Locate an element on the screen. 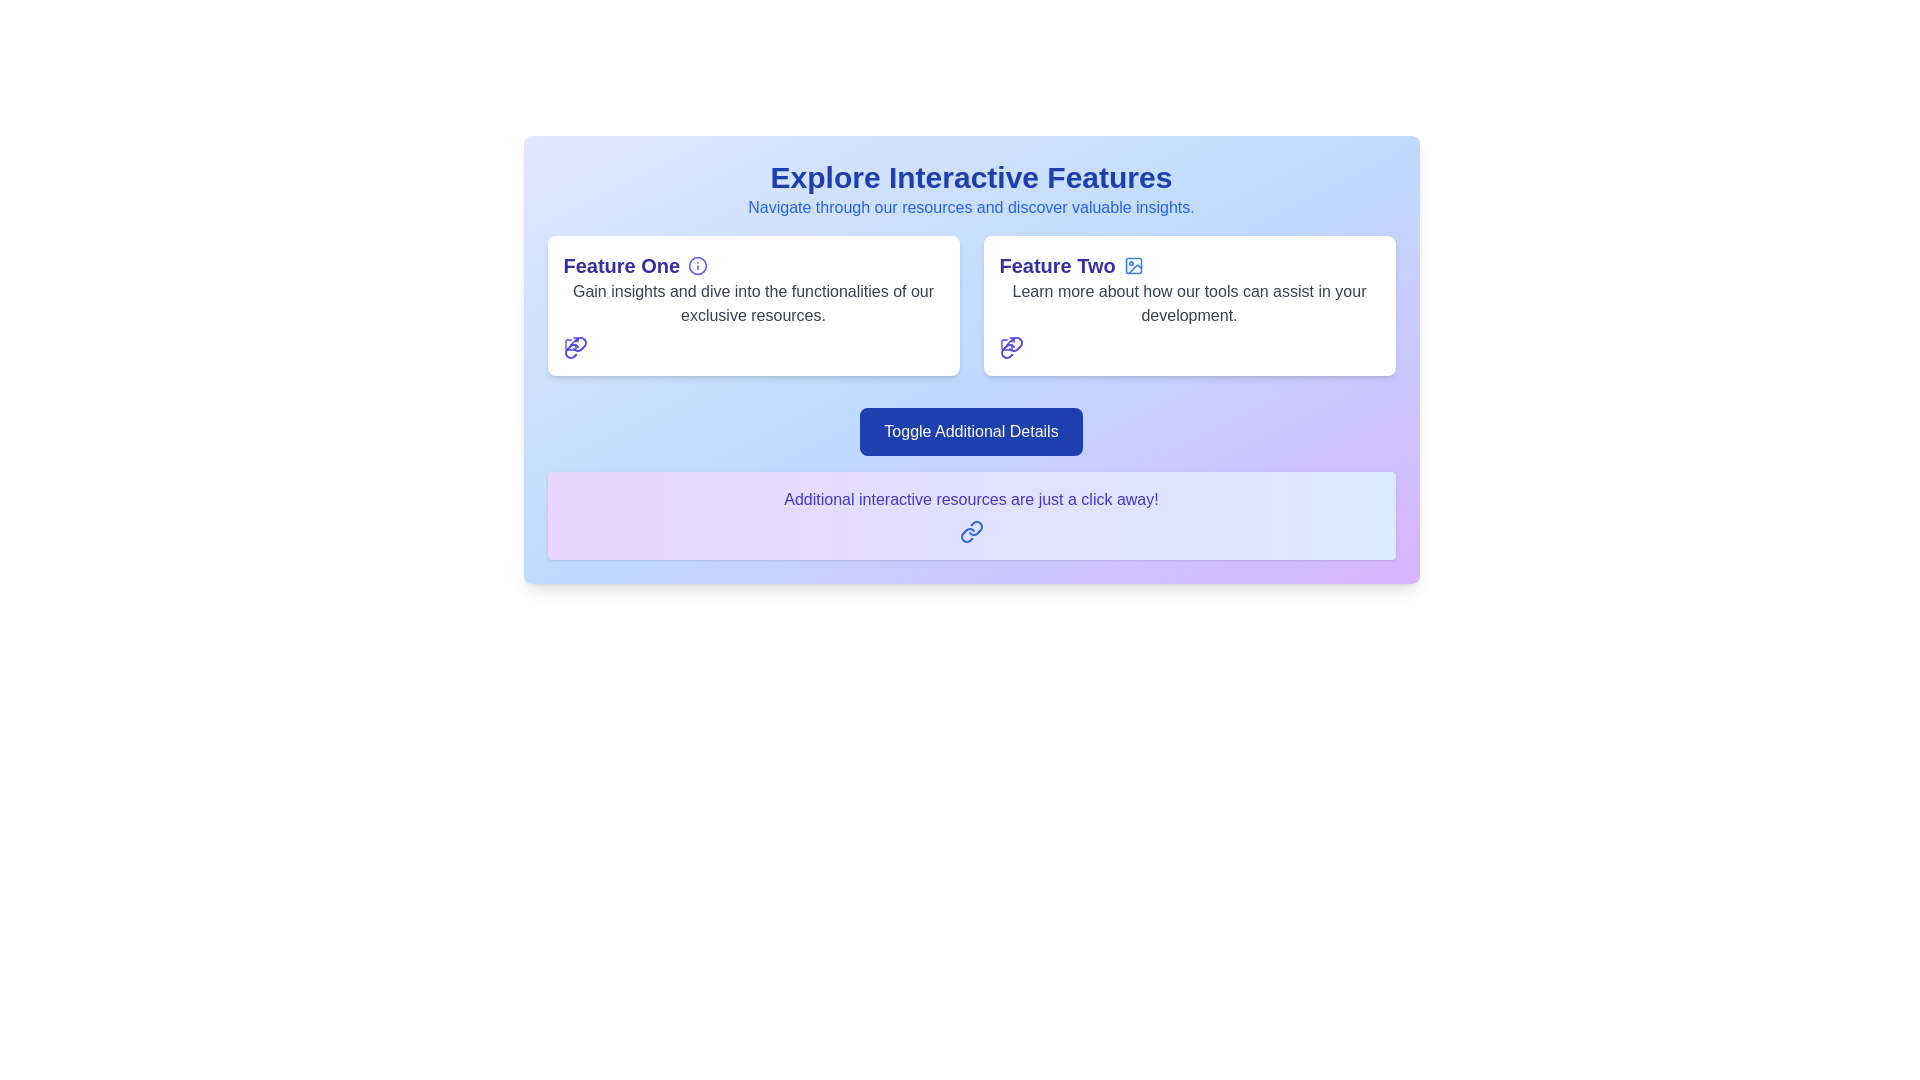 The height and width of the screenshot is (1080, 1920). the slider position is located at coordinates (605, 407).